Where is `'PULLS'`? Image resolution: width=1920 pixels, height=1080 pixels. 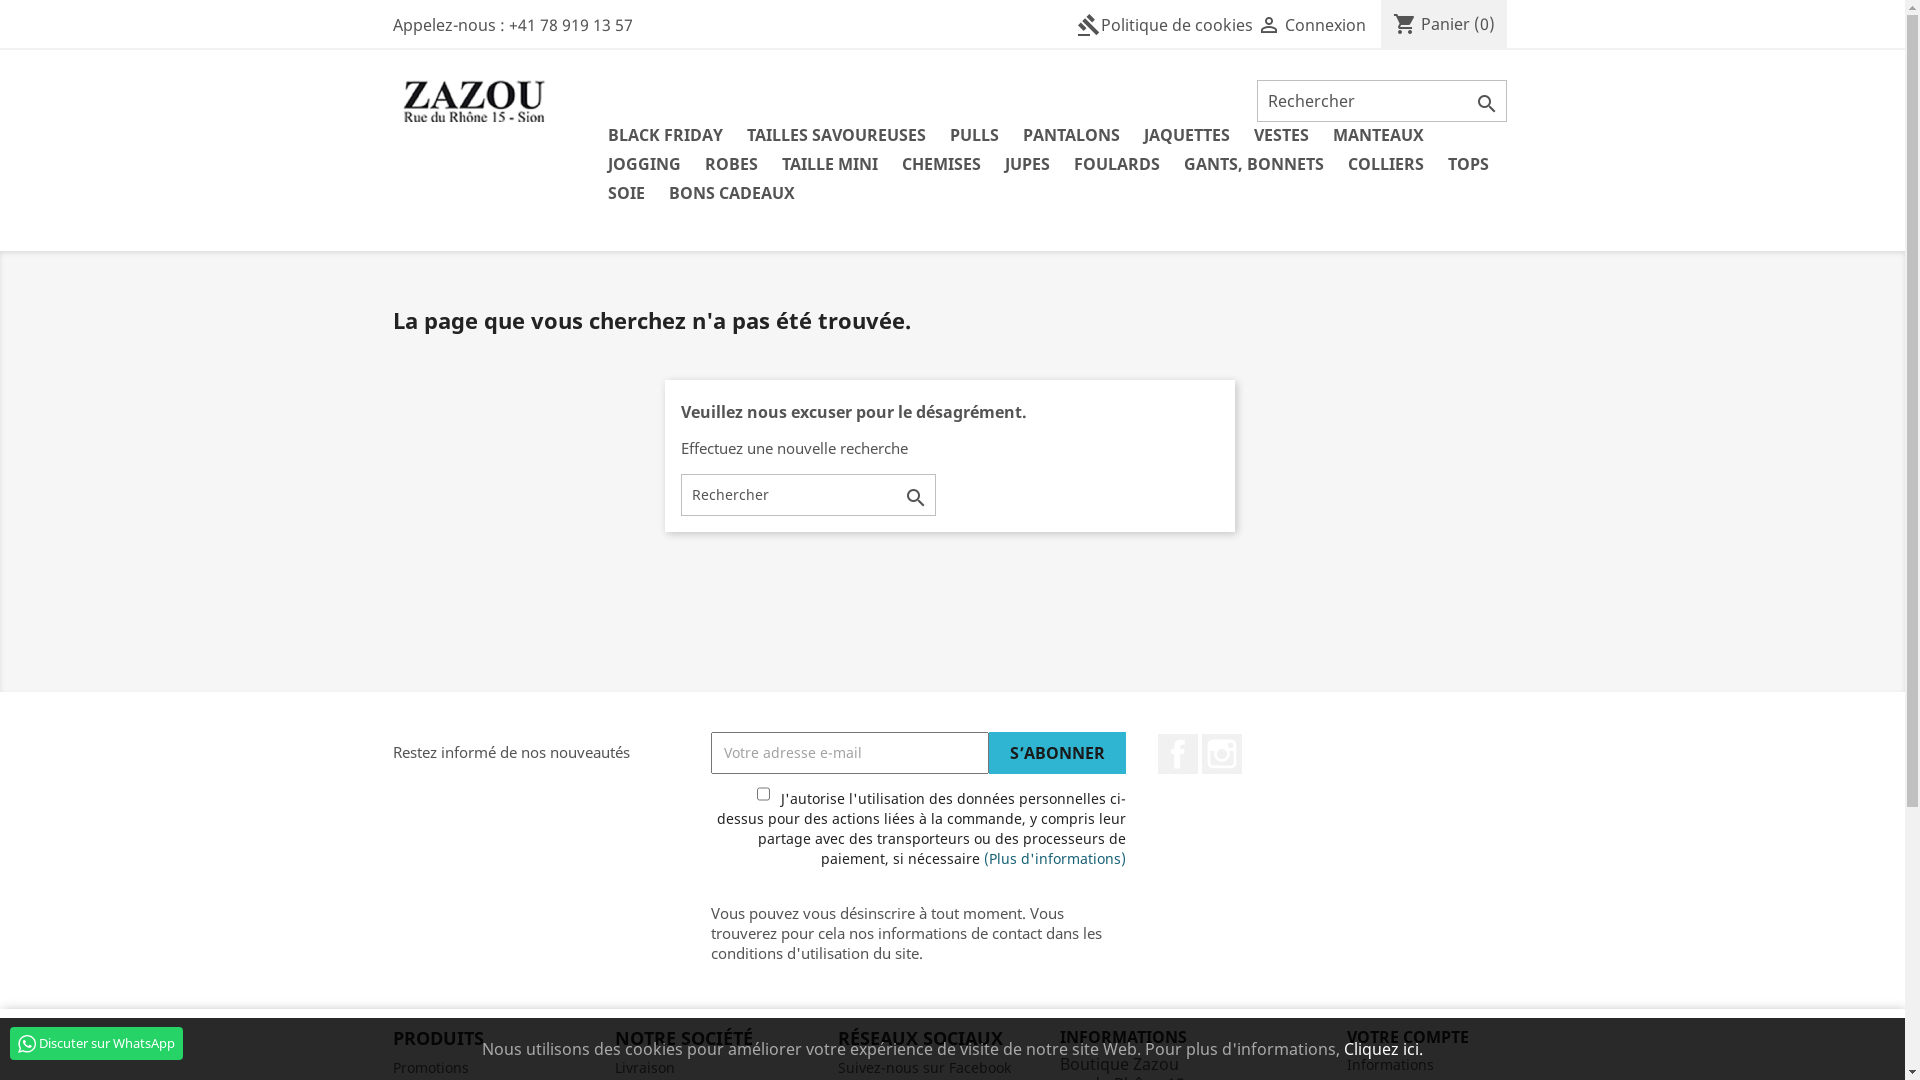 'PULLS' is located at coordinates (939, 135).